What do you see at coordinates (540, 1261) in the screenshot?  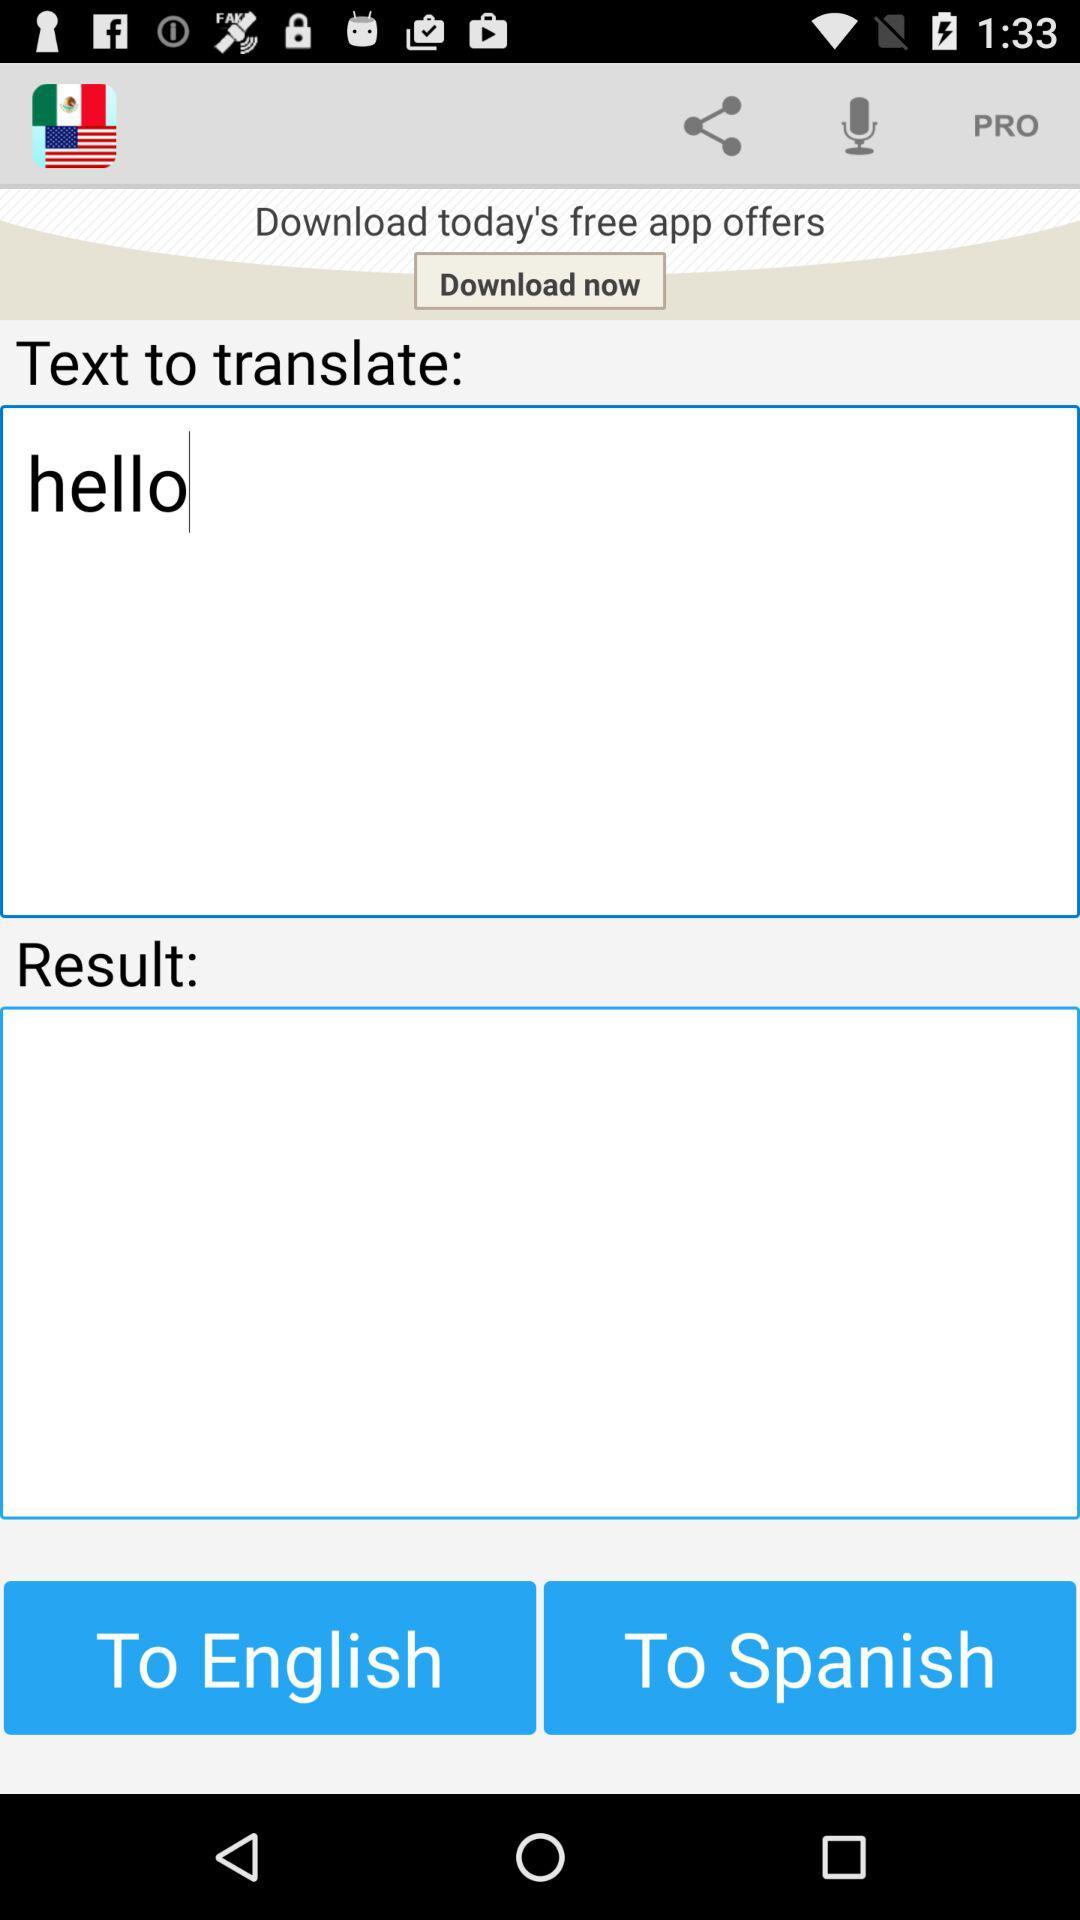 I see `result of original text` at bounding box center [540, 1261].